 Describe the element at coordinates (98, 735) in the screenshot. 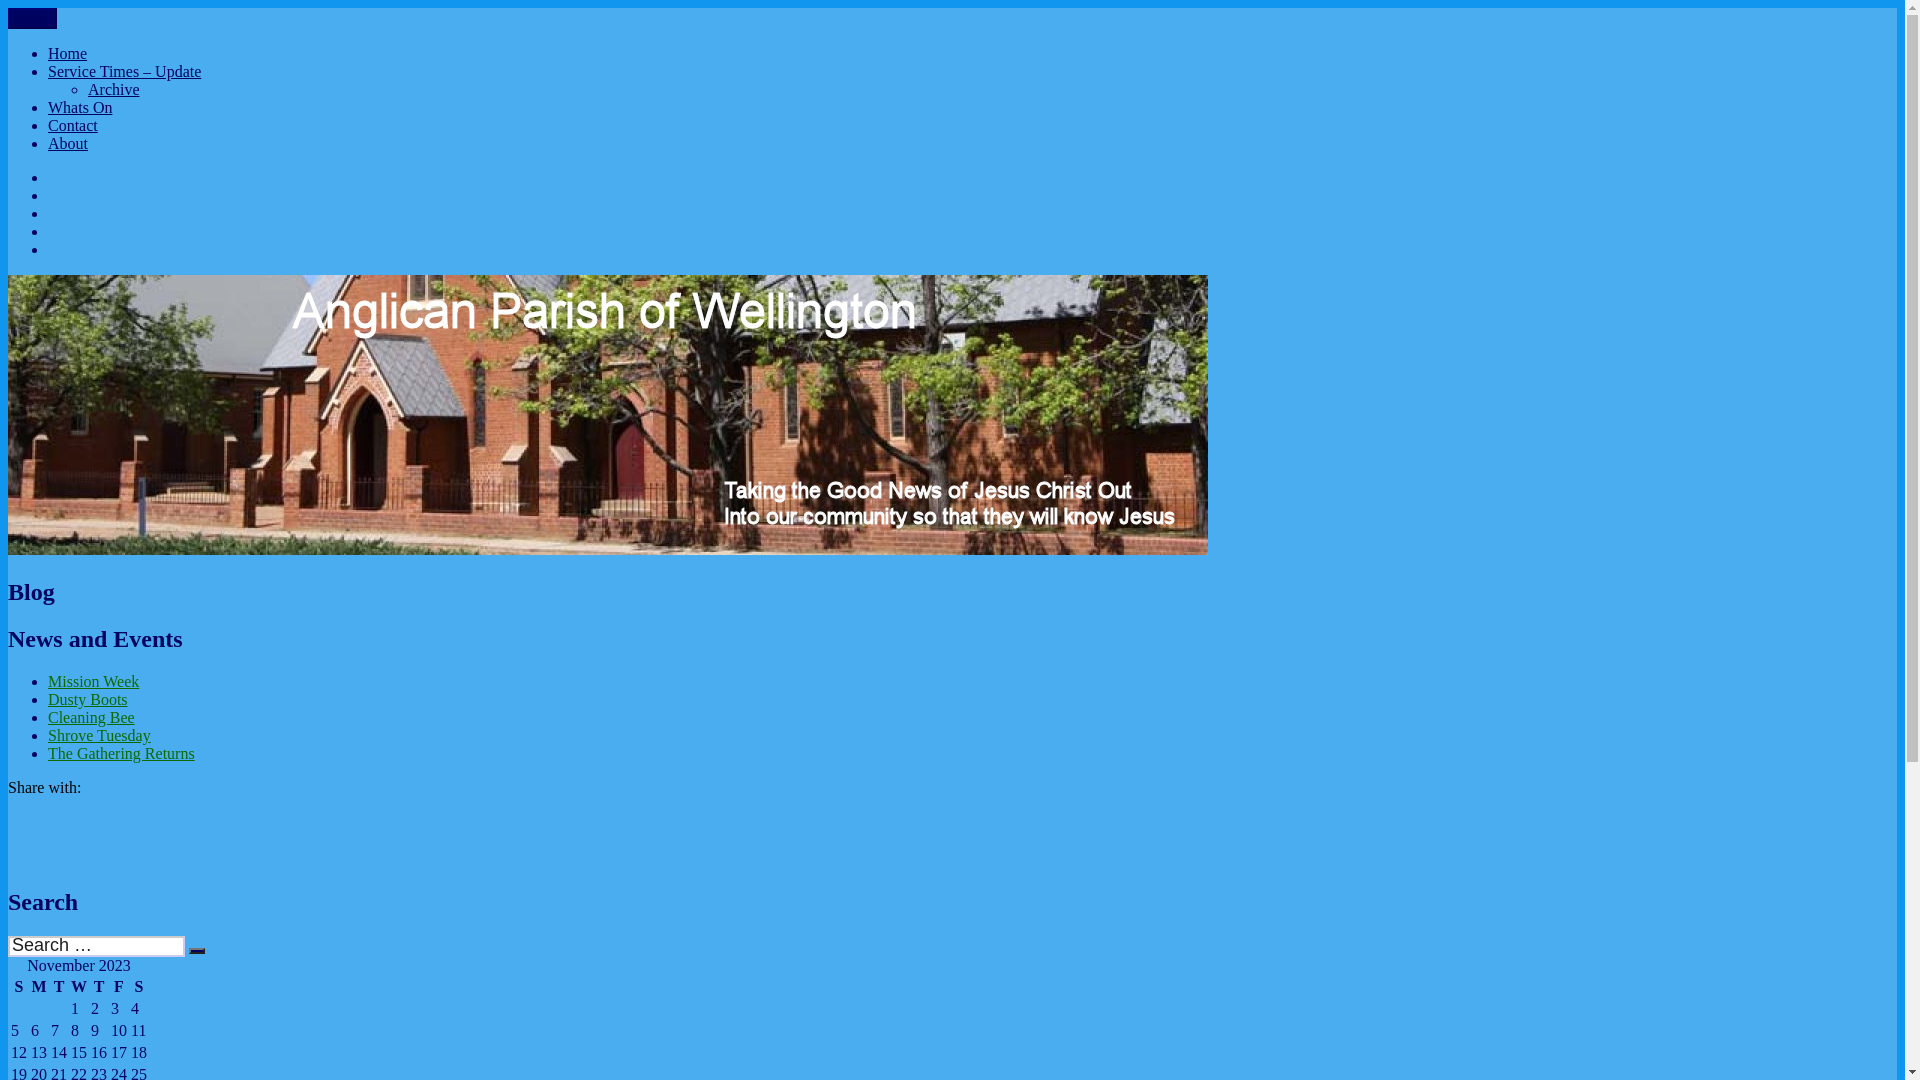

I see `'Shrove Tuesday'` at that location.